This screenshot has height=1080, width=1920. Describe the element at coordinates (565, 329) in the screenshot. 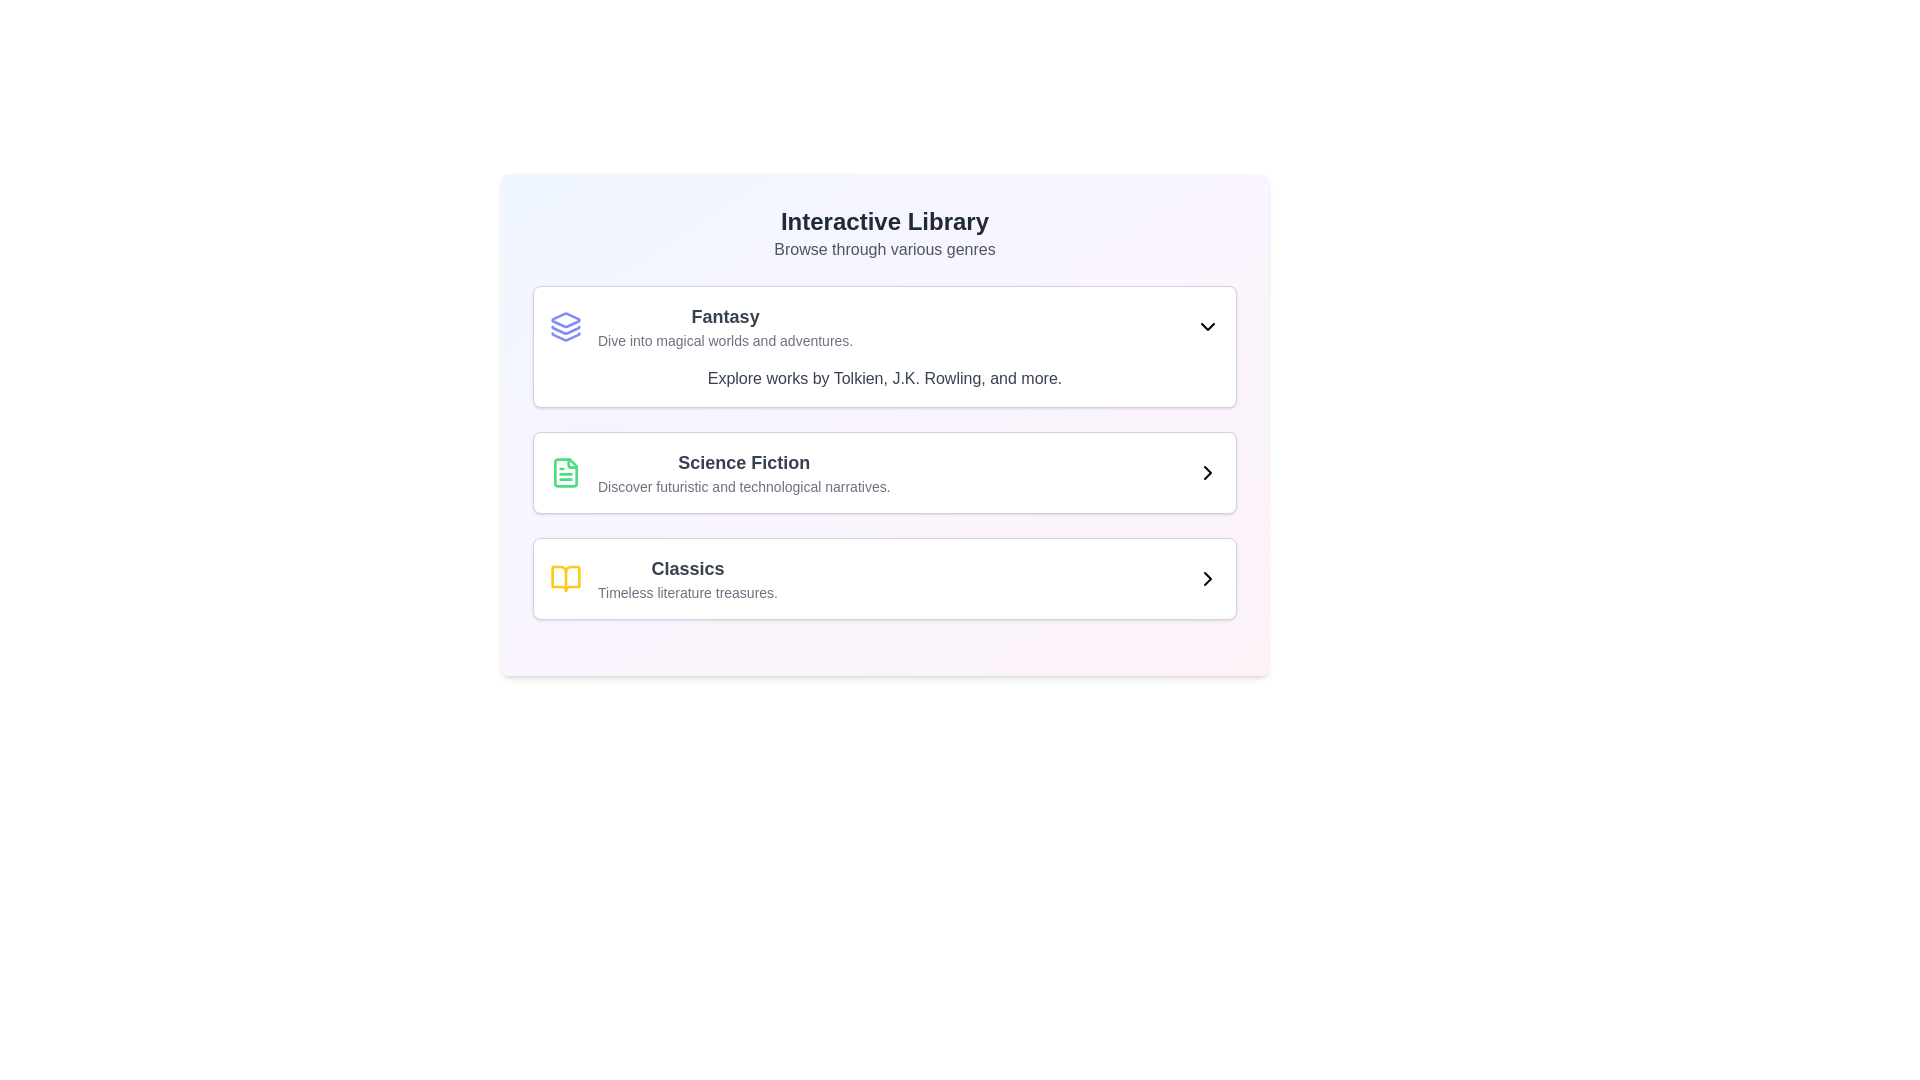

I see `the graphical icon element that is part of the layered icon representing the category for 'Fantasy', located beneath the category text` at that location.